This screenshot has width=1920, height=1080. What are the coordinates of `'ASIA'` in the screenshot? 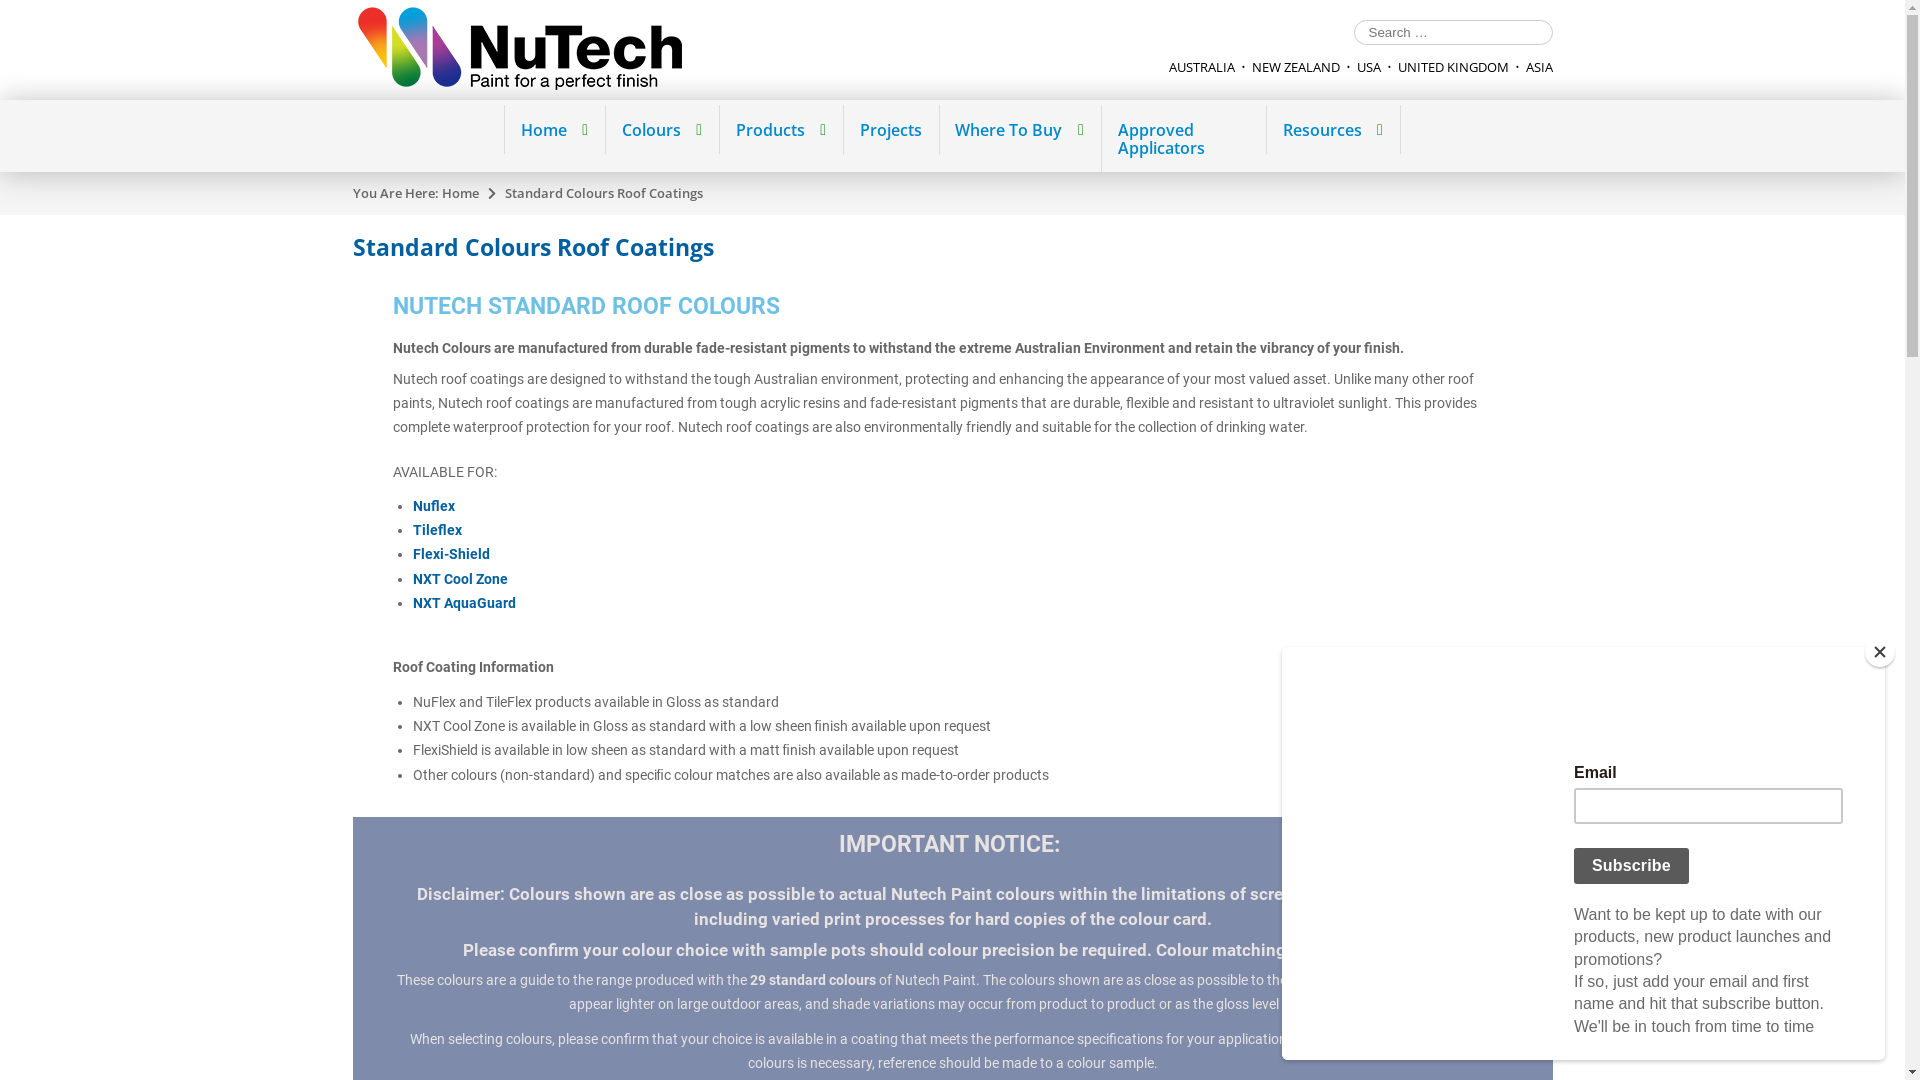 It's located at (1525, 65).